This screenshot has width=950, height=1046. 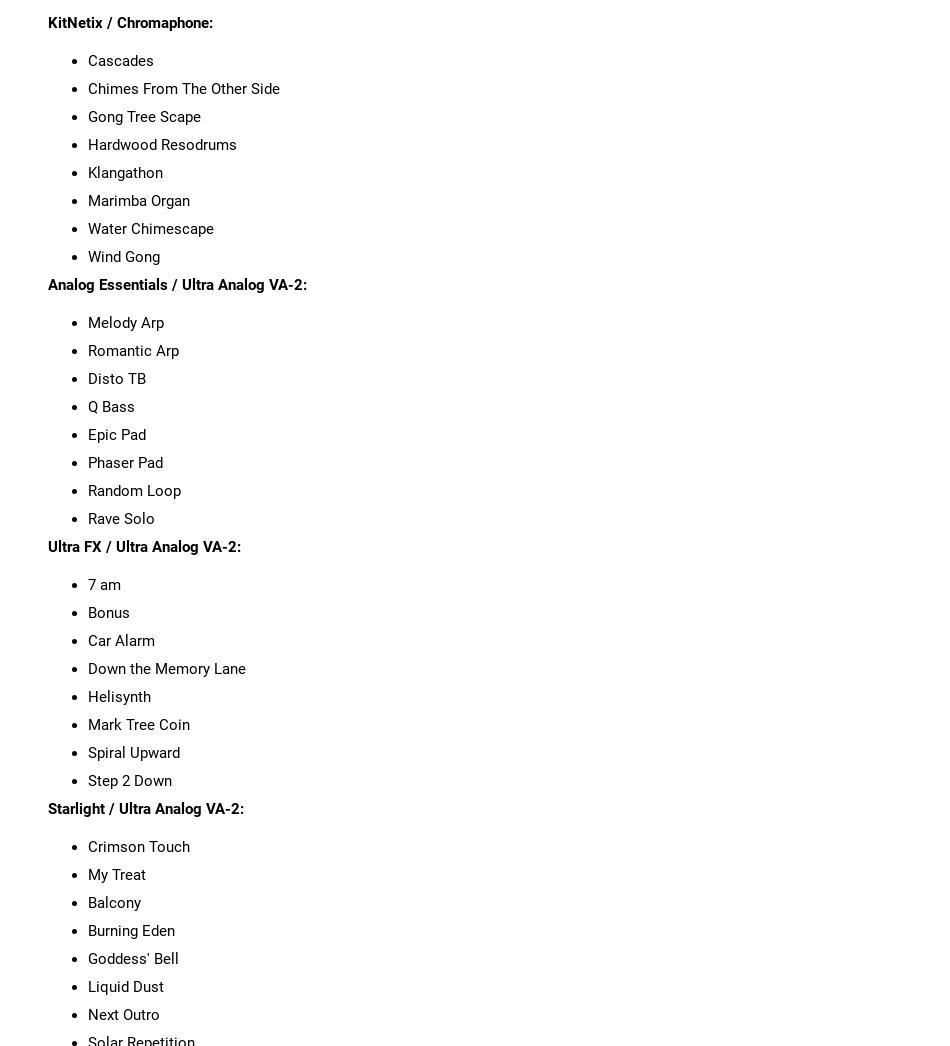 I want to click on 'Liquid Dust', so click(x=125, y=984).